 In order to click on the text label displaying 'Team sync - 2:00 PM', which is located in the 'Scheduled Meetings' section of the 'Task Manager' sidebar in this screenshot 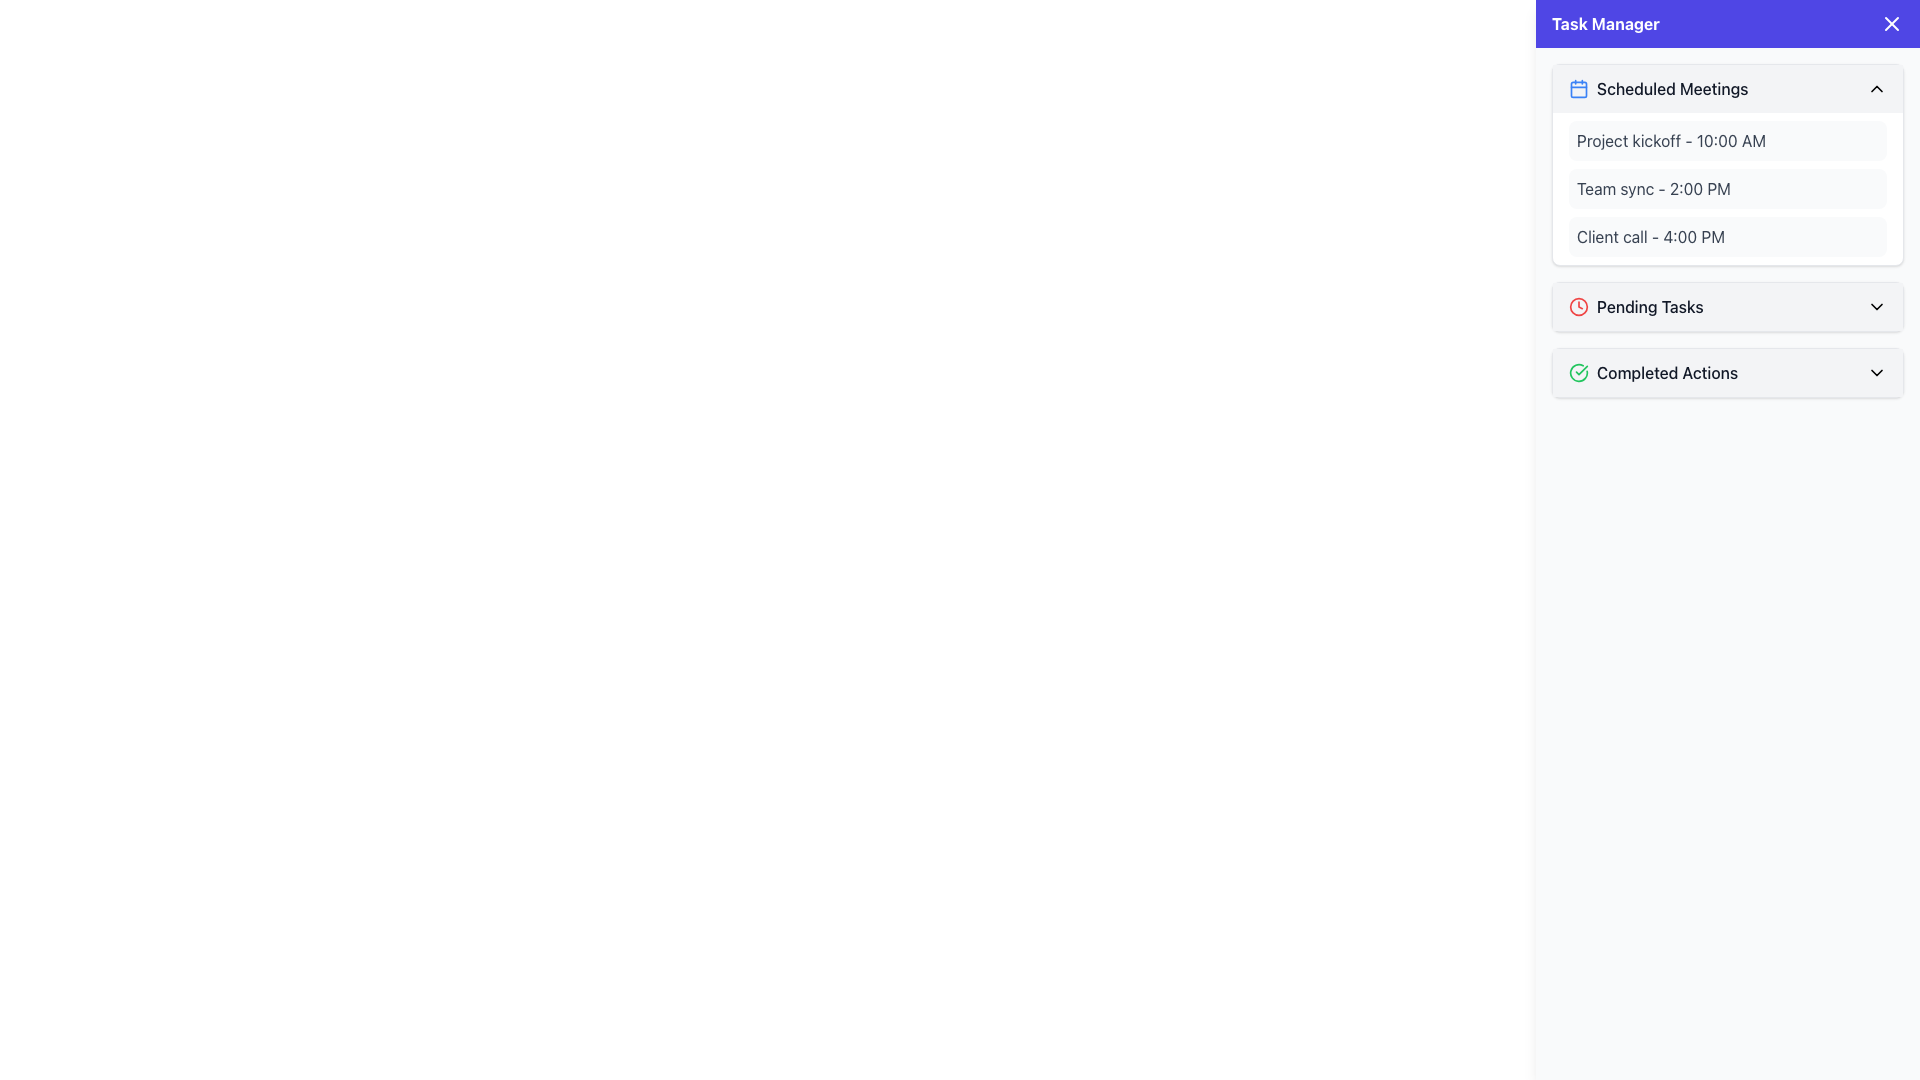, I will do `click(1653, 189)`.